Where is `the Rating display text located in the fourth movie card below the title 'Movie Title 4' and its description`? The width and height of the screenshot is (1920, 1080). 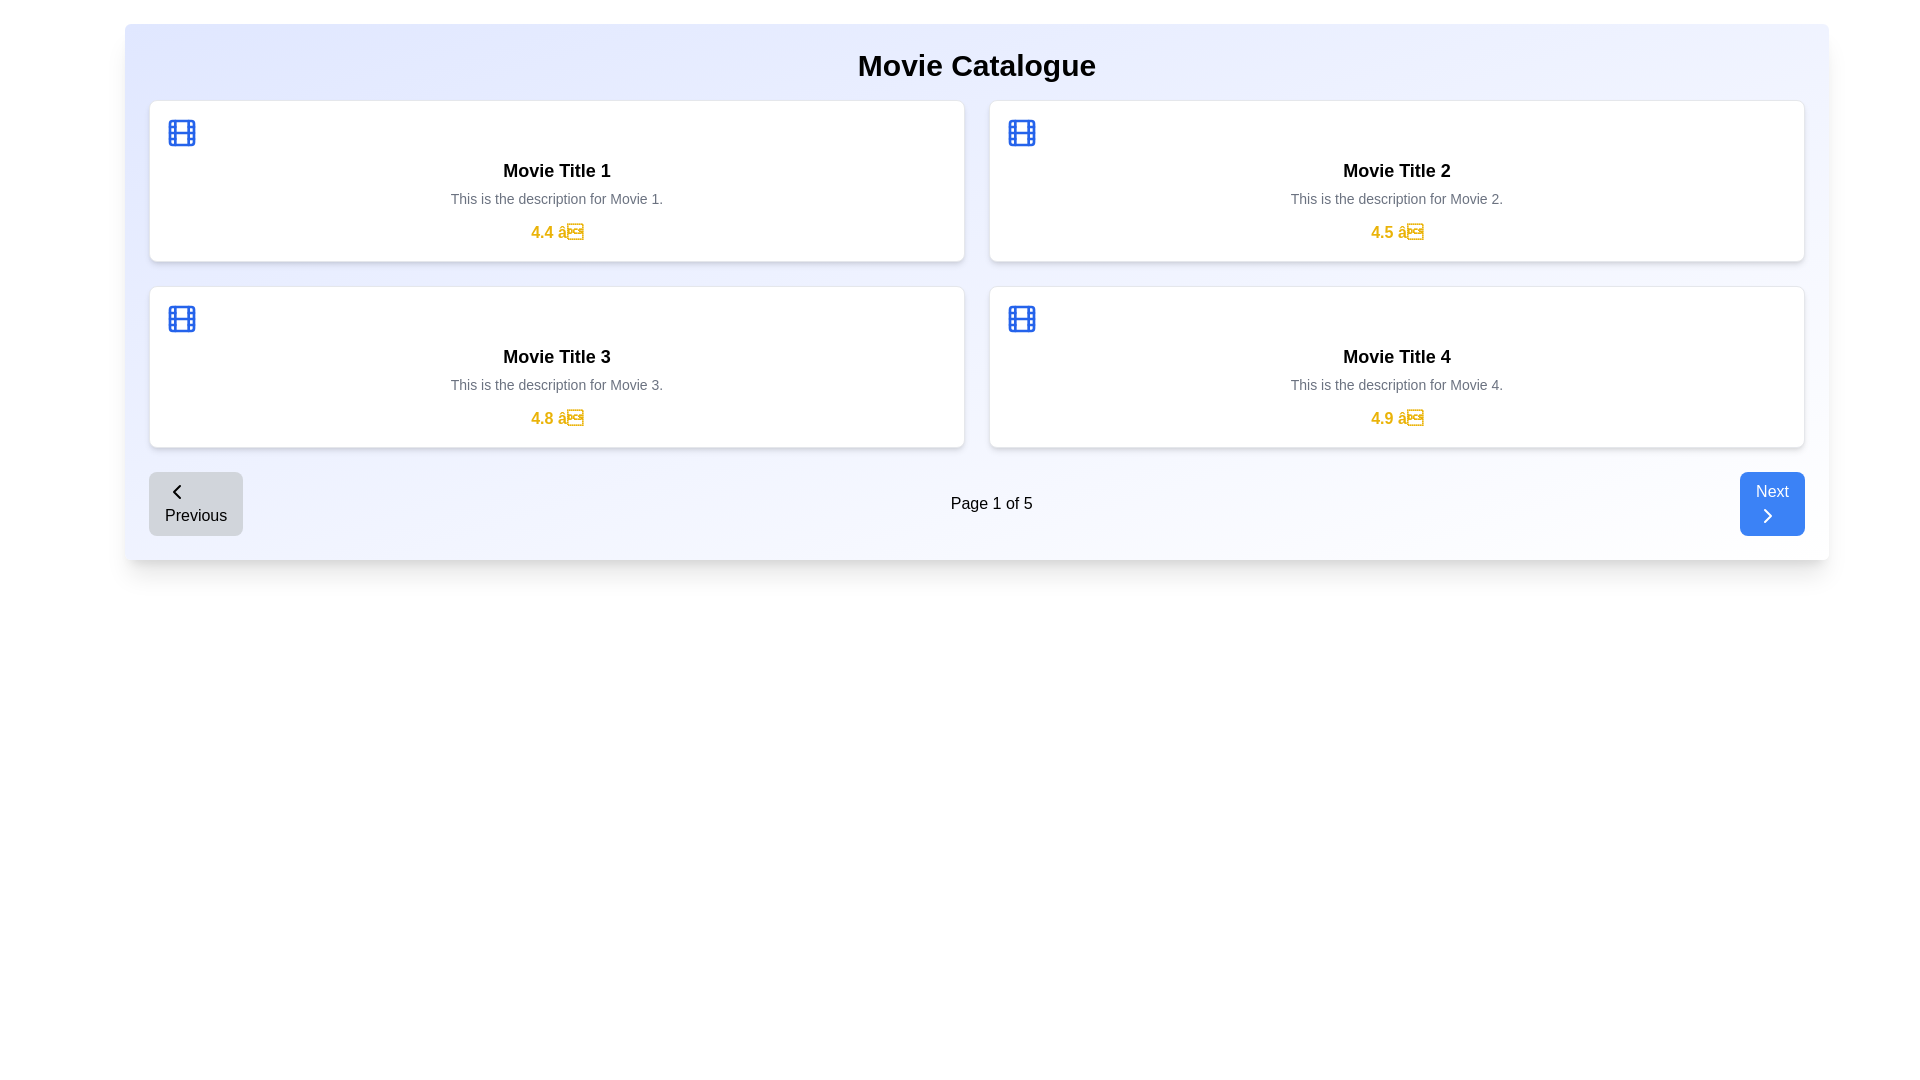
the Rating display text located in the fourth movie card below the title 'Movie Title 4' and its description is located at coordinates (1395, 416).